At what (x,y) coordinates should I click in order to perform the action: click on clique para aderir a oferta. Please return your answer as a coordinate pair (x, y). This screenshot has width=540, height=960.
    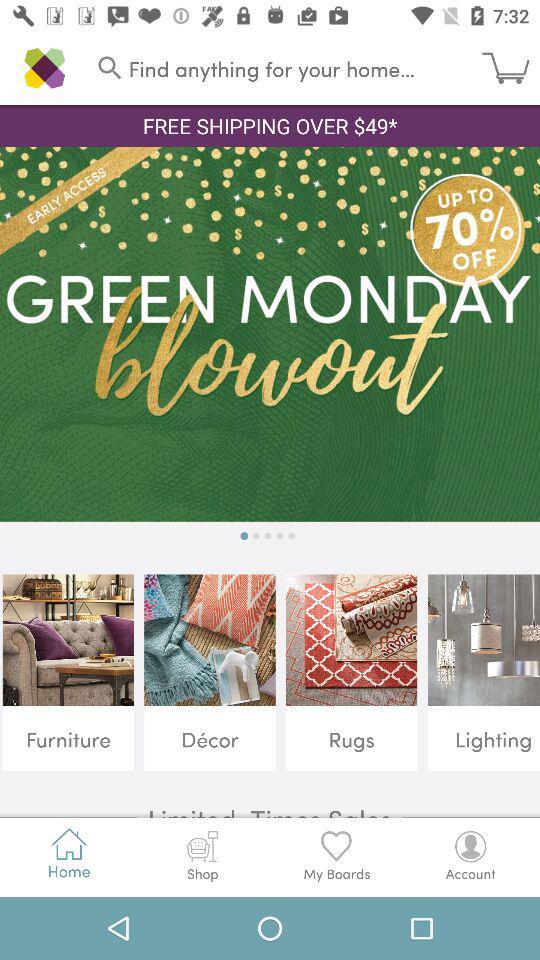
    Looking at the image, I should click on (270, 334).